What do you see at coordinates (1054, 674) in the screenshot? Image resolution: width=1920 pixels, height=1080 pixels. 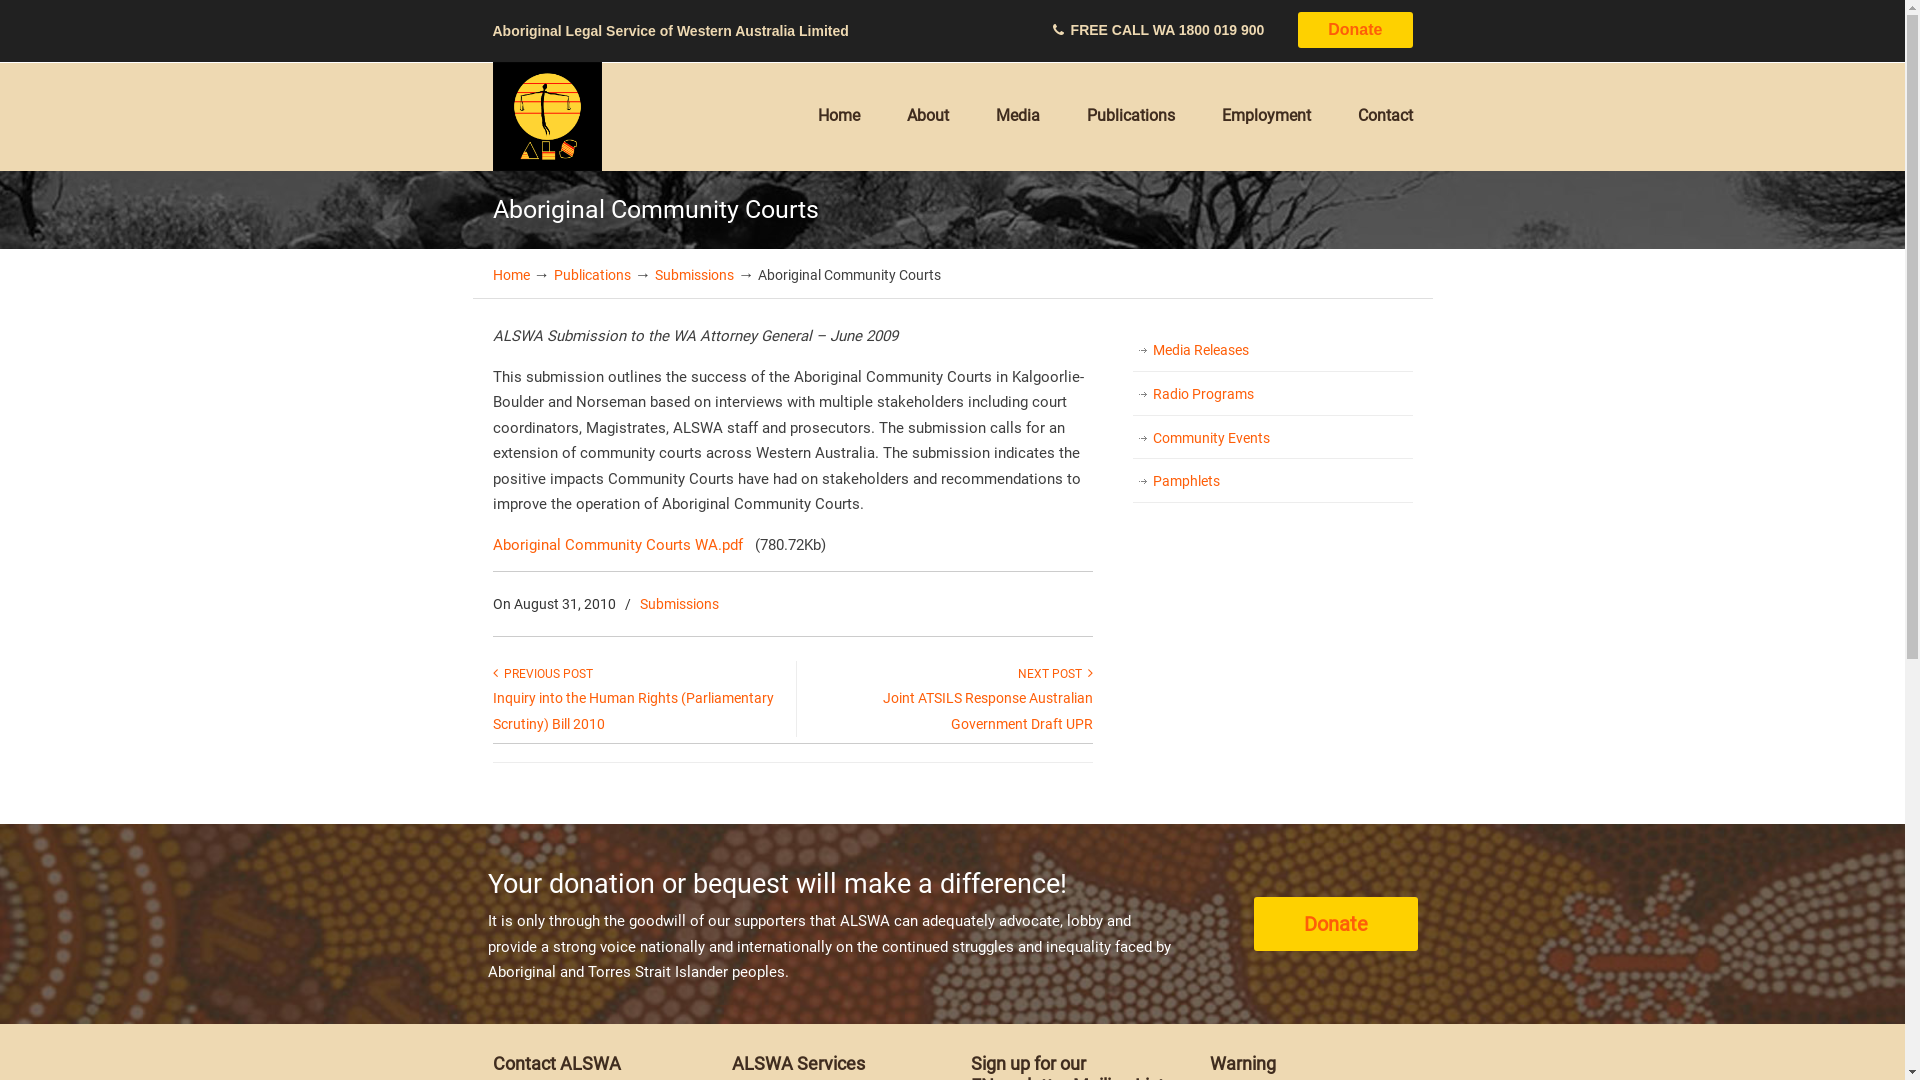 I see `'NEXT POST  '` at bounding box center [1054, 674].